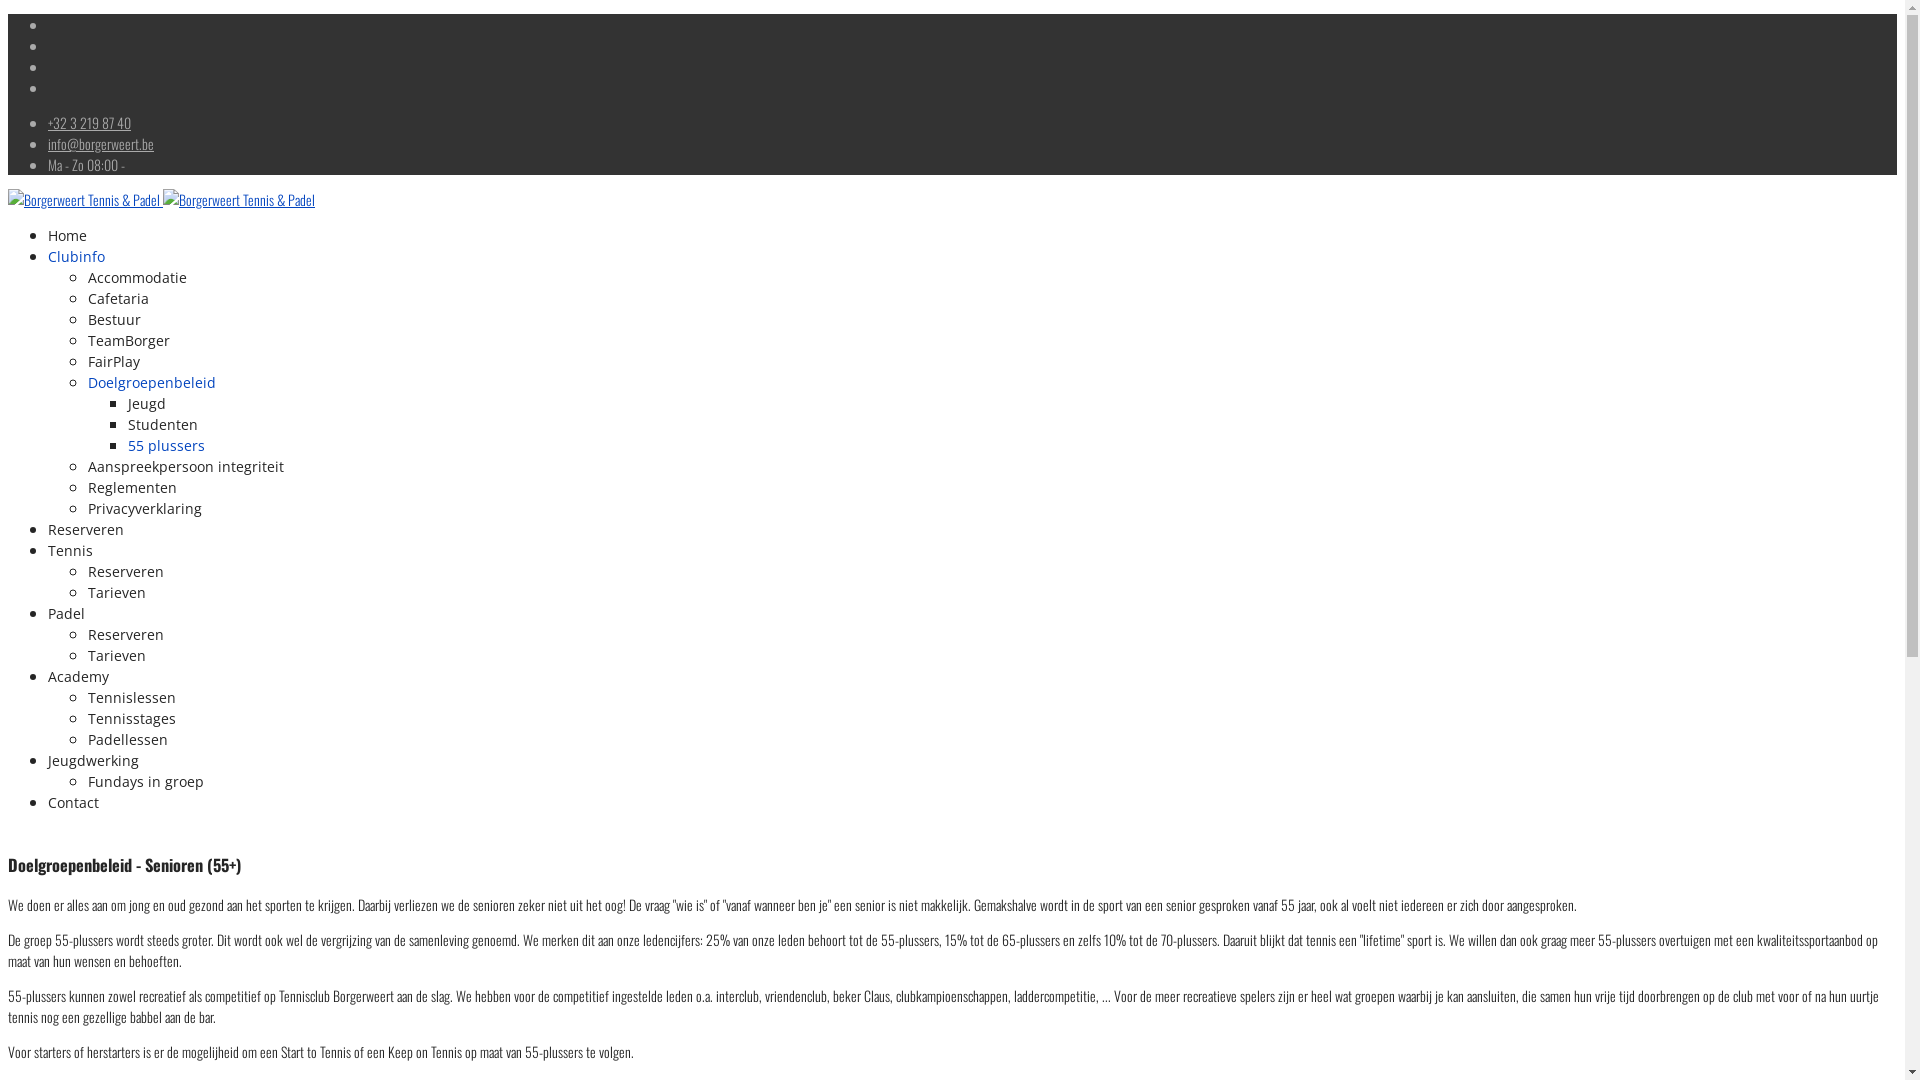 This screenshot has height=1080, width=1920. Describe the element at coordinates (48, 142) in the screenshot. I see `'info@borgerweert.be'` at that location.